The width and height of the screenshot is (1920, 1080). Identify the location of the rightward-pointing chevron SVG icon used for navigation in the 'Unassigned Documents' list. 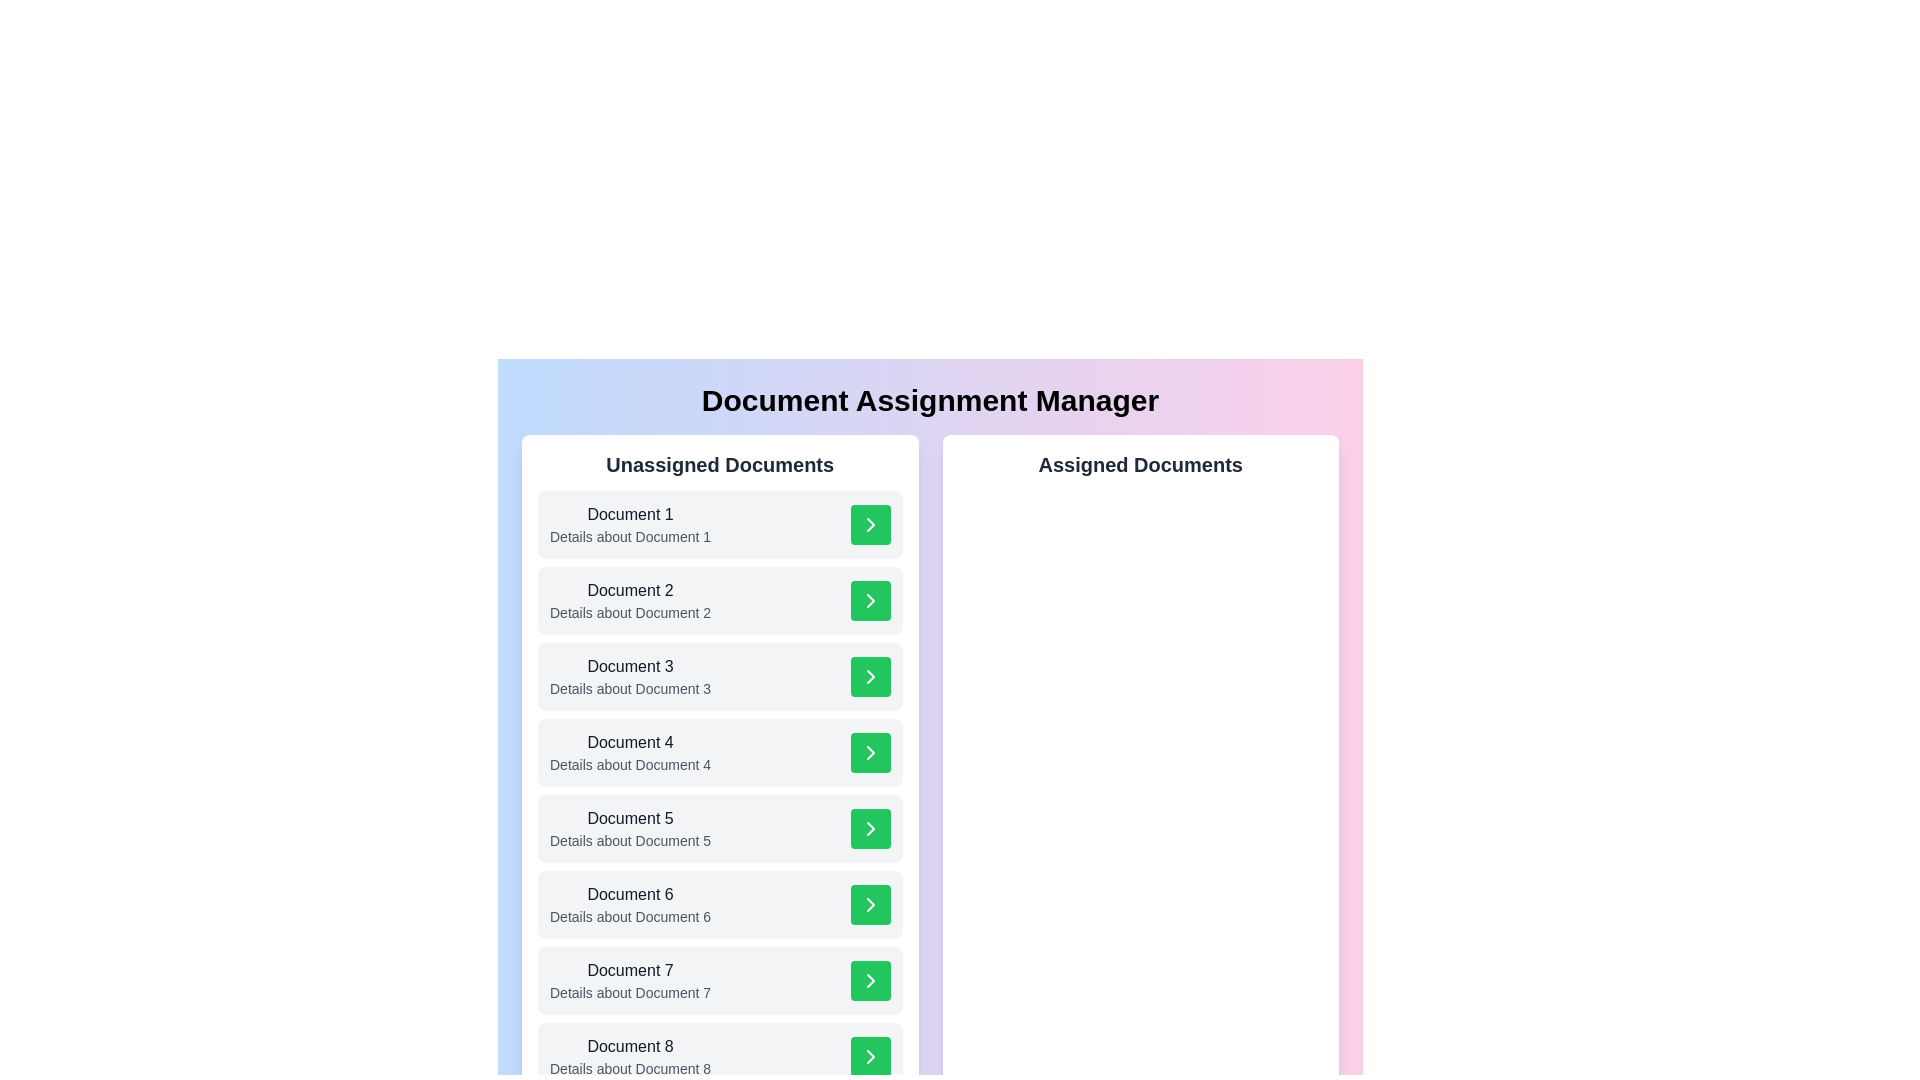
(870, 523).